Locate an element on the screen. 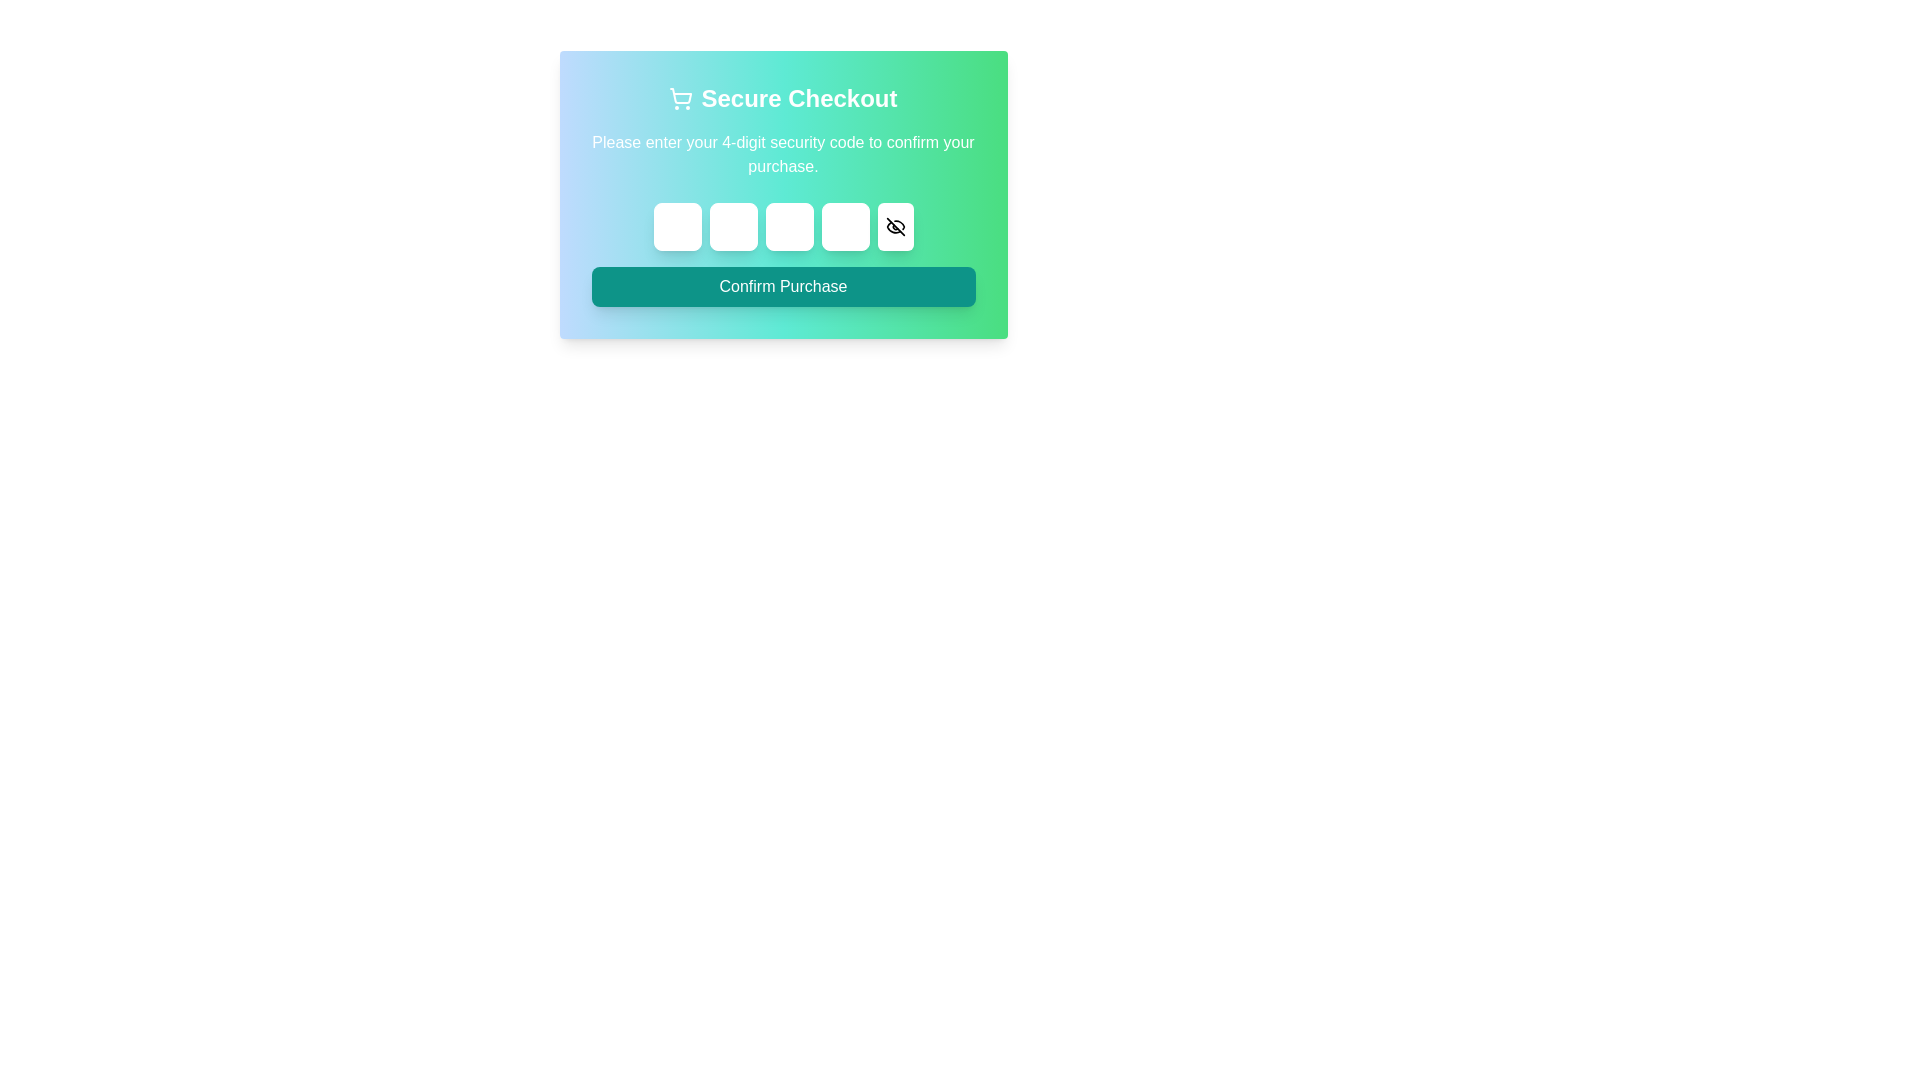 The image size is (1920, 1080). the text label that instructs users to 'Please enter your 4-digit security code to confirm your purchase.', which is centered below the heading 'Secure Checkout' is located at coordinates (782, 153).